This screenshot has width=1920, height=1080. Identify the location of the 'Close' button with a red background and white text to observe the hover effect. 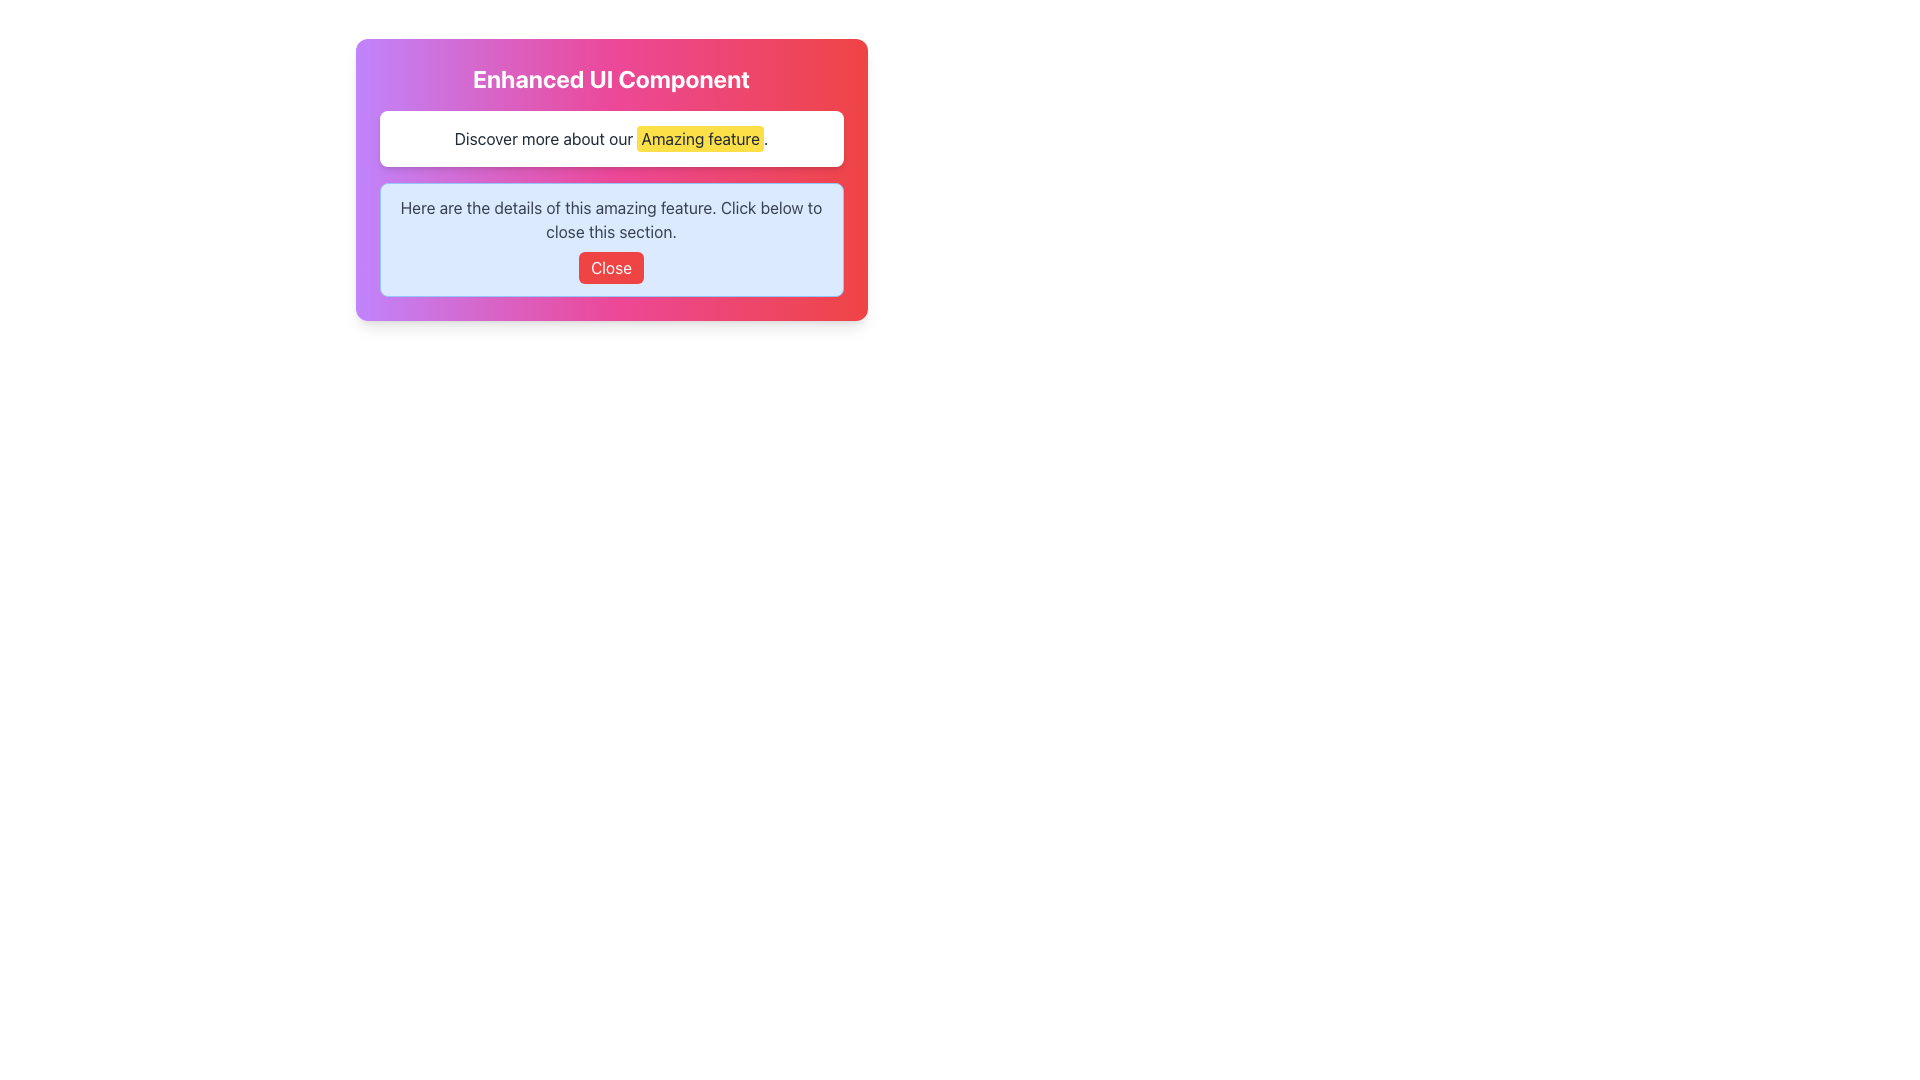
(610, 266).